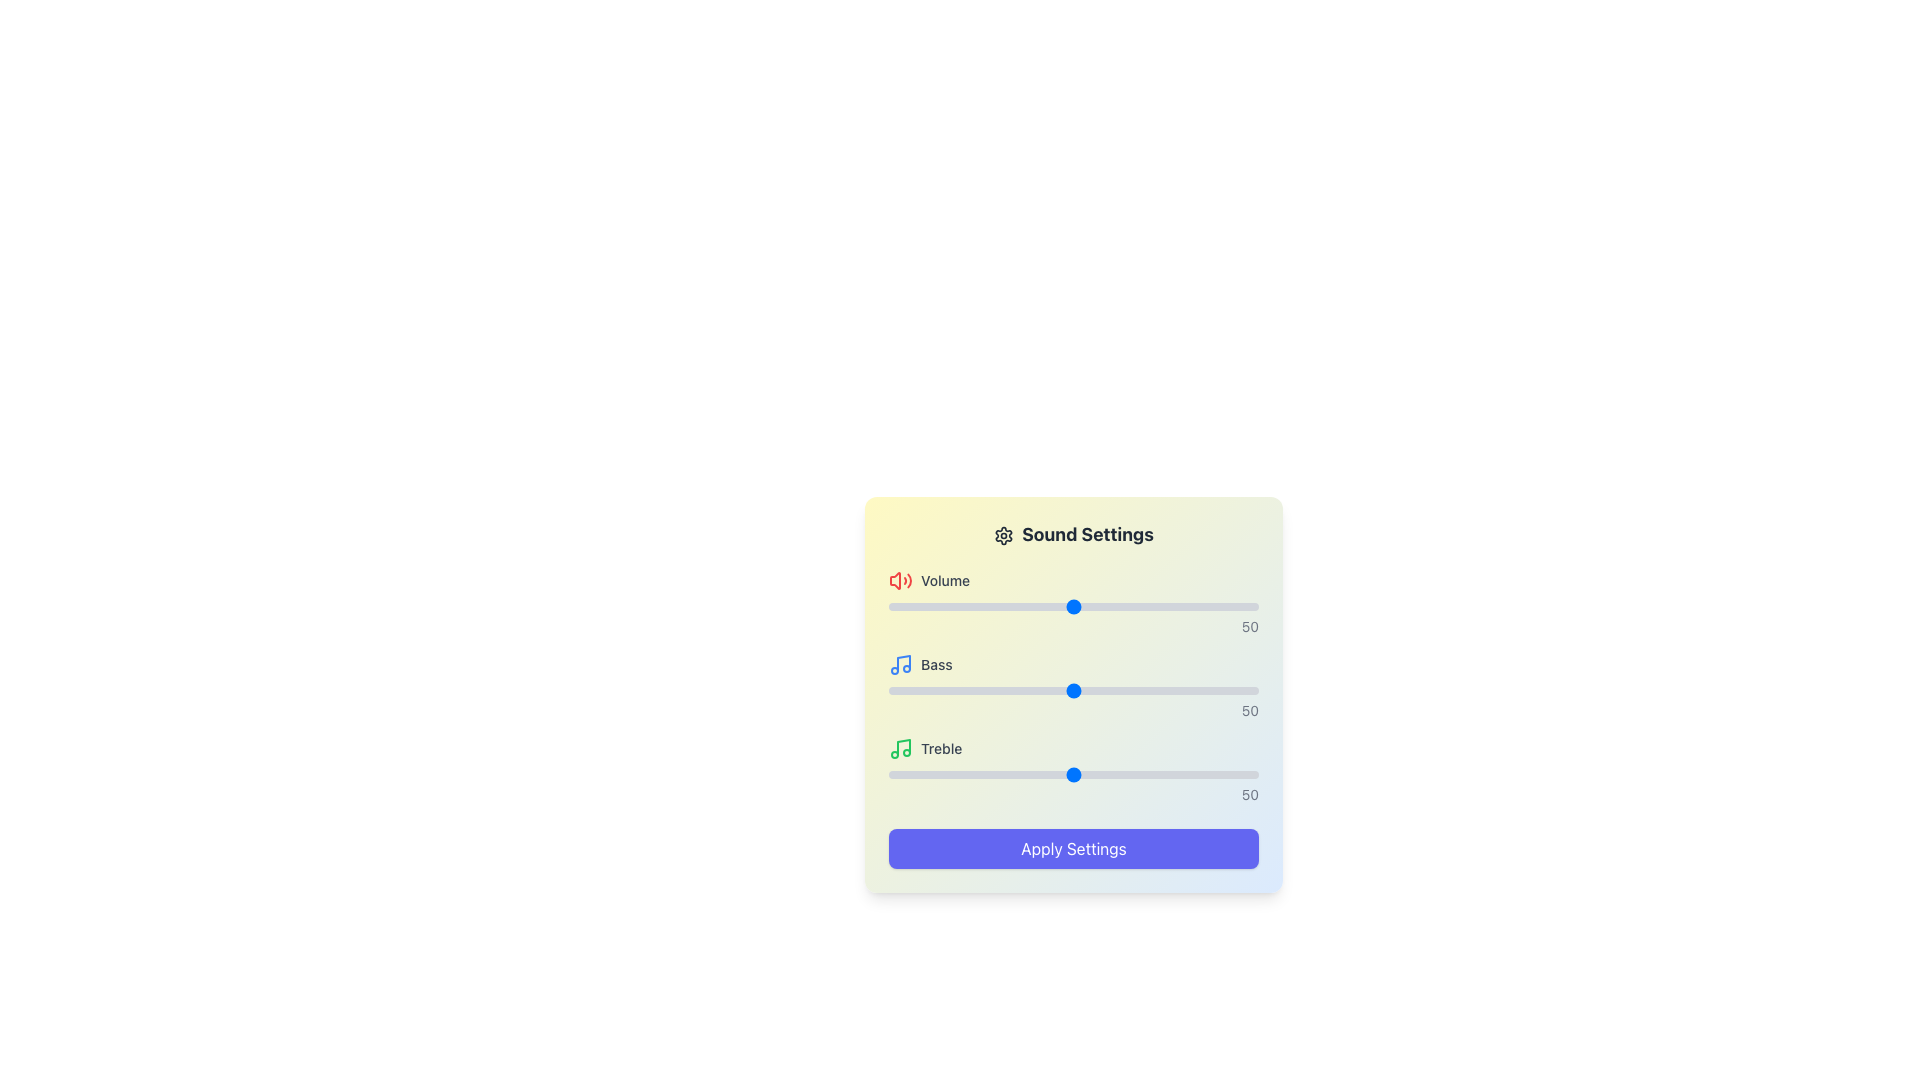 The width and height of the screenshot is (1920, 1080). What do you see at coordinates (1224, 774) in the screenshot?
I see `the treble level` at bounding box center [1224, 774].